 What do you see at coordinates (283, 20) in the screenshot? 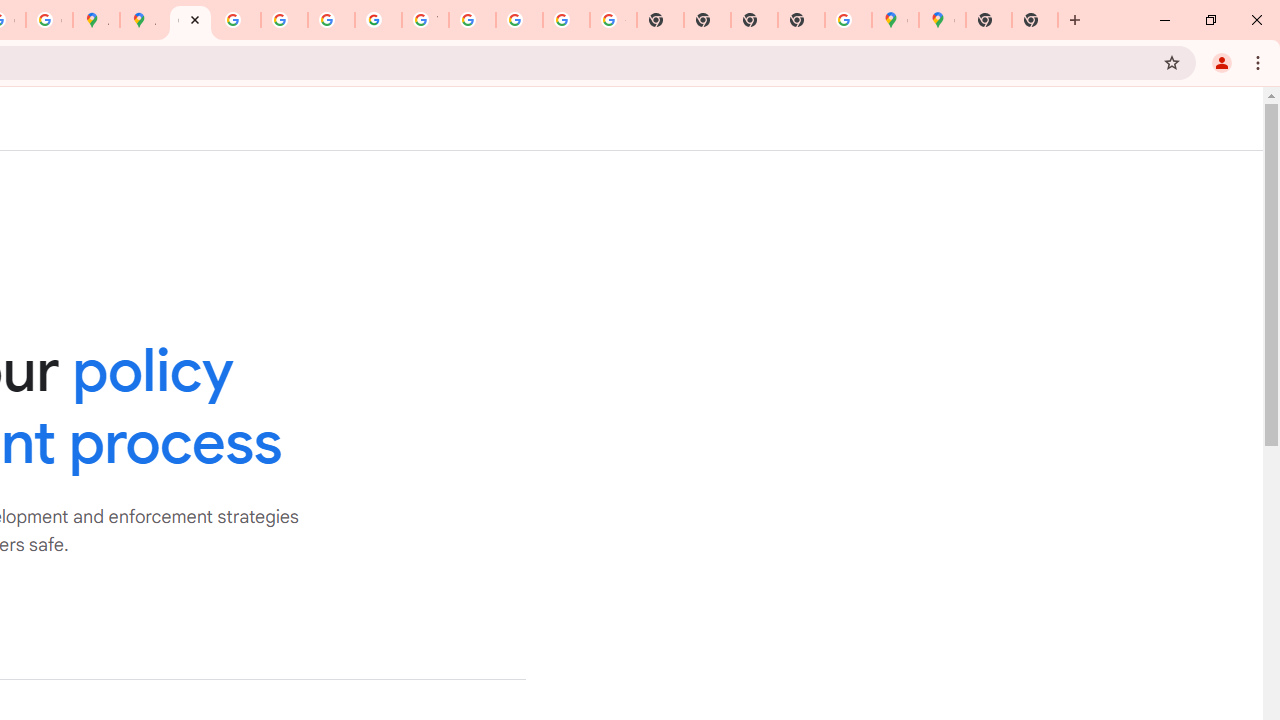
I see `'Privacy Help Center - Policies Help'` at bounding box center [283, 20].